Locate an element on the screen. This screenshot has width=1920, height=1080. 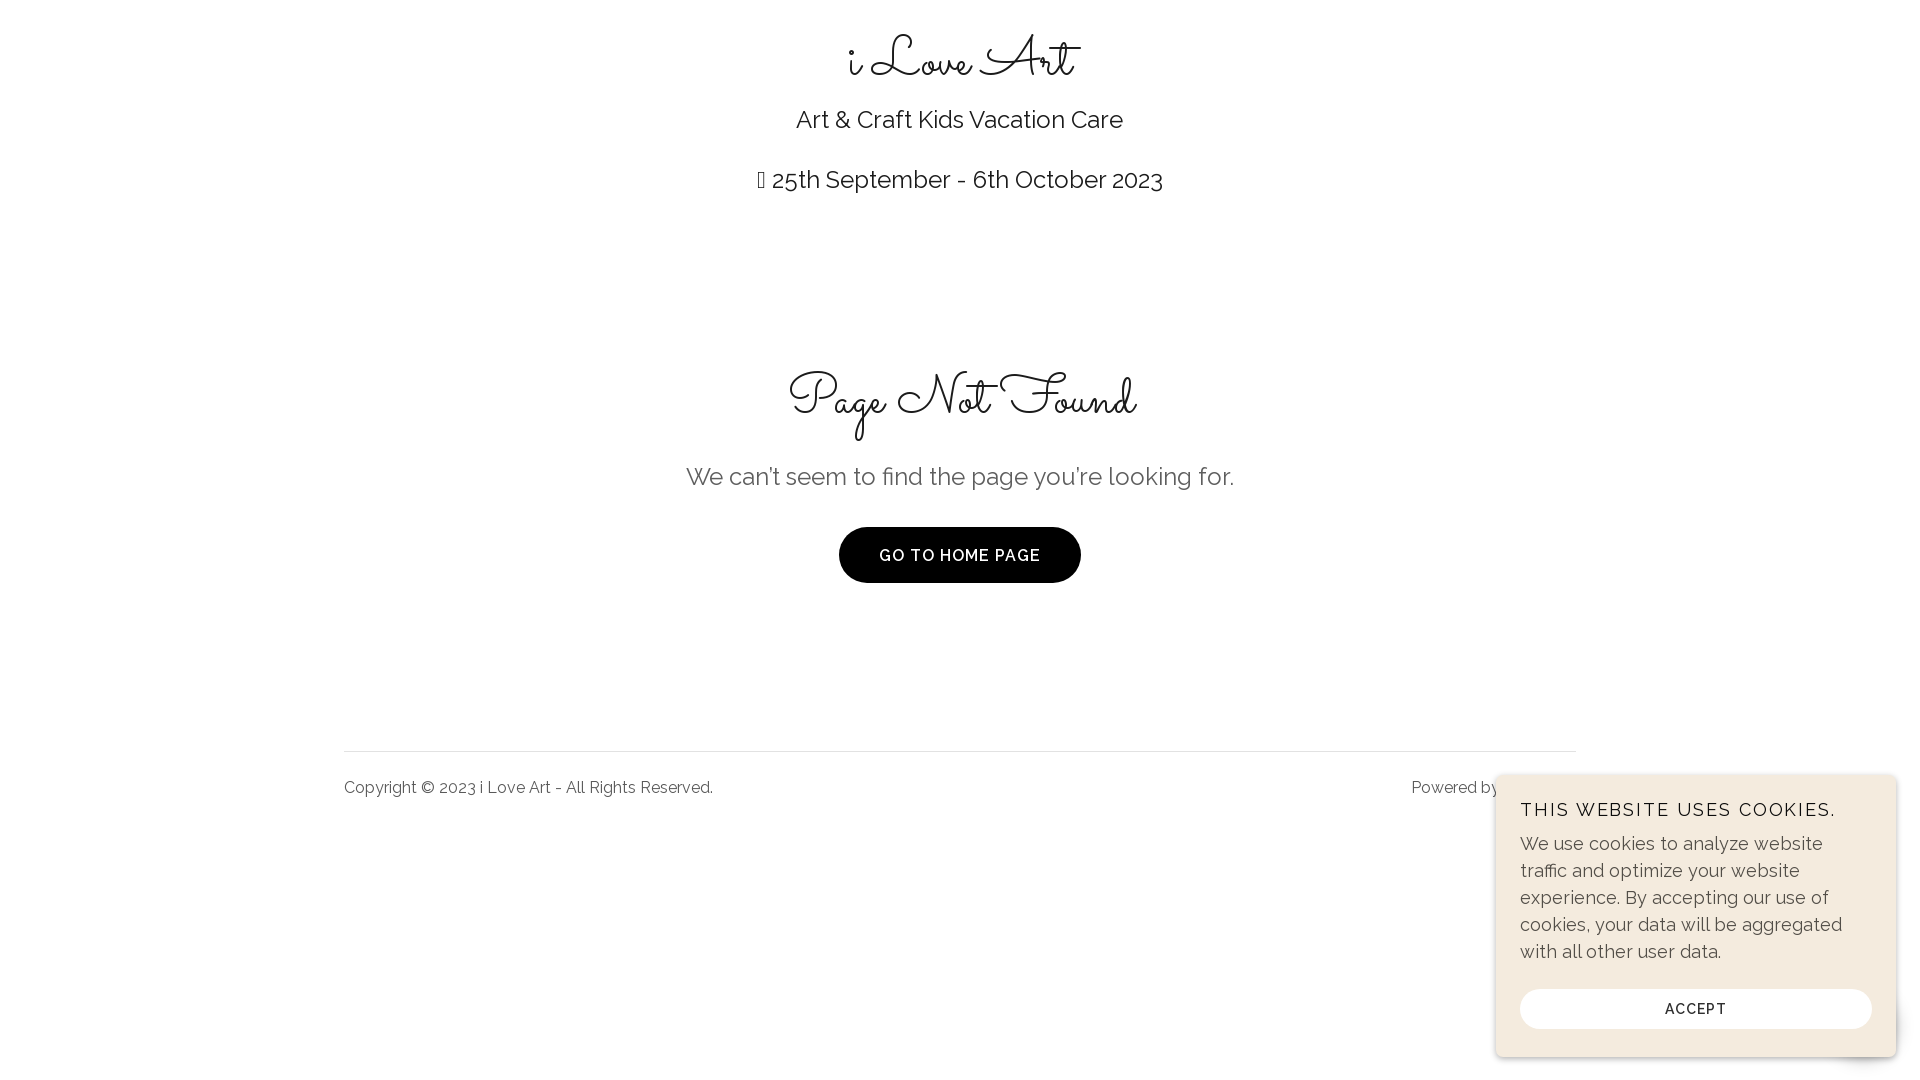
'GO TO HOME PAGE' is located at coordinates (839, 555).